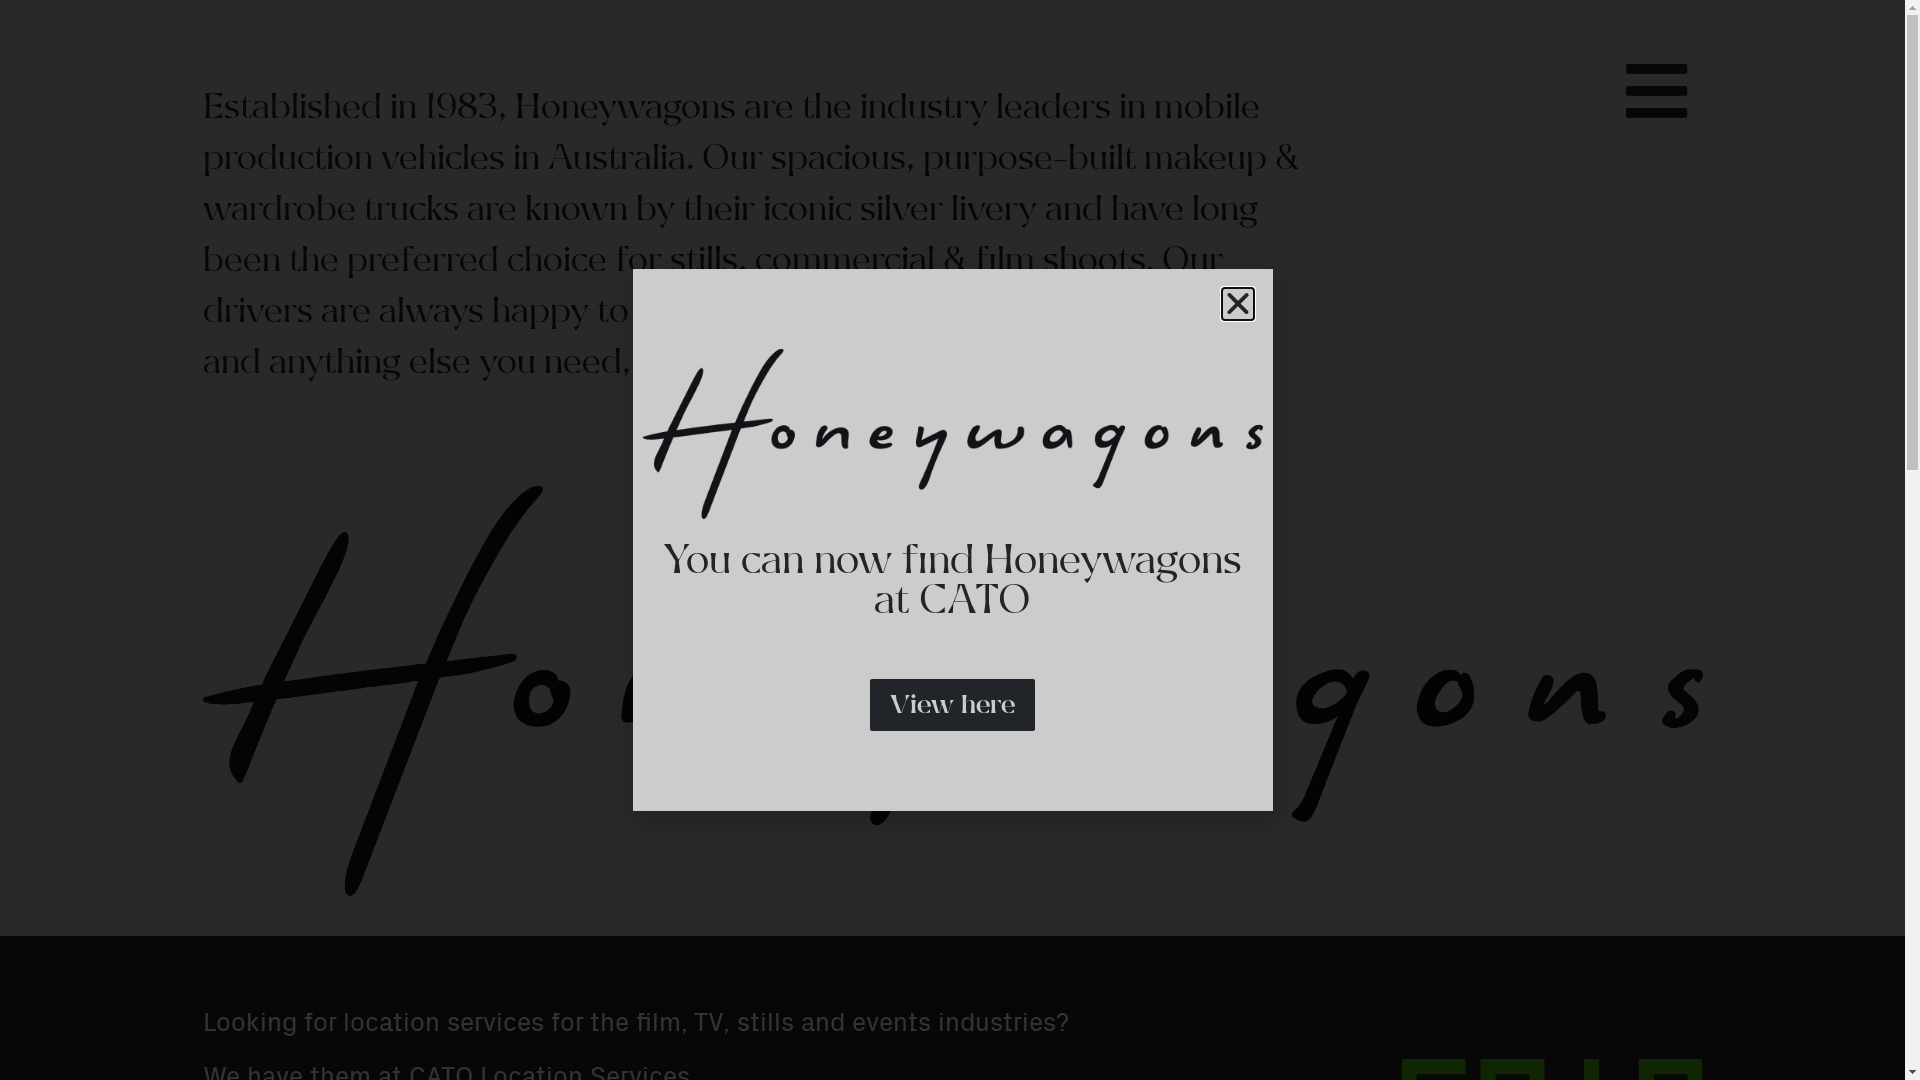 The height and width of the screenshot is (1080, 1920). Describe the element at coordinates (951, 704) in the screenshot. I see `'View here'` at that location.